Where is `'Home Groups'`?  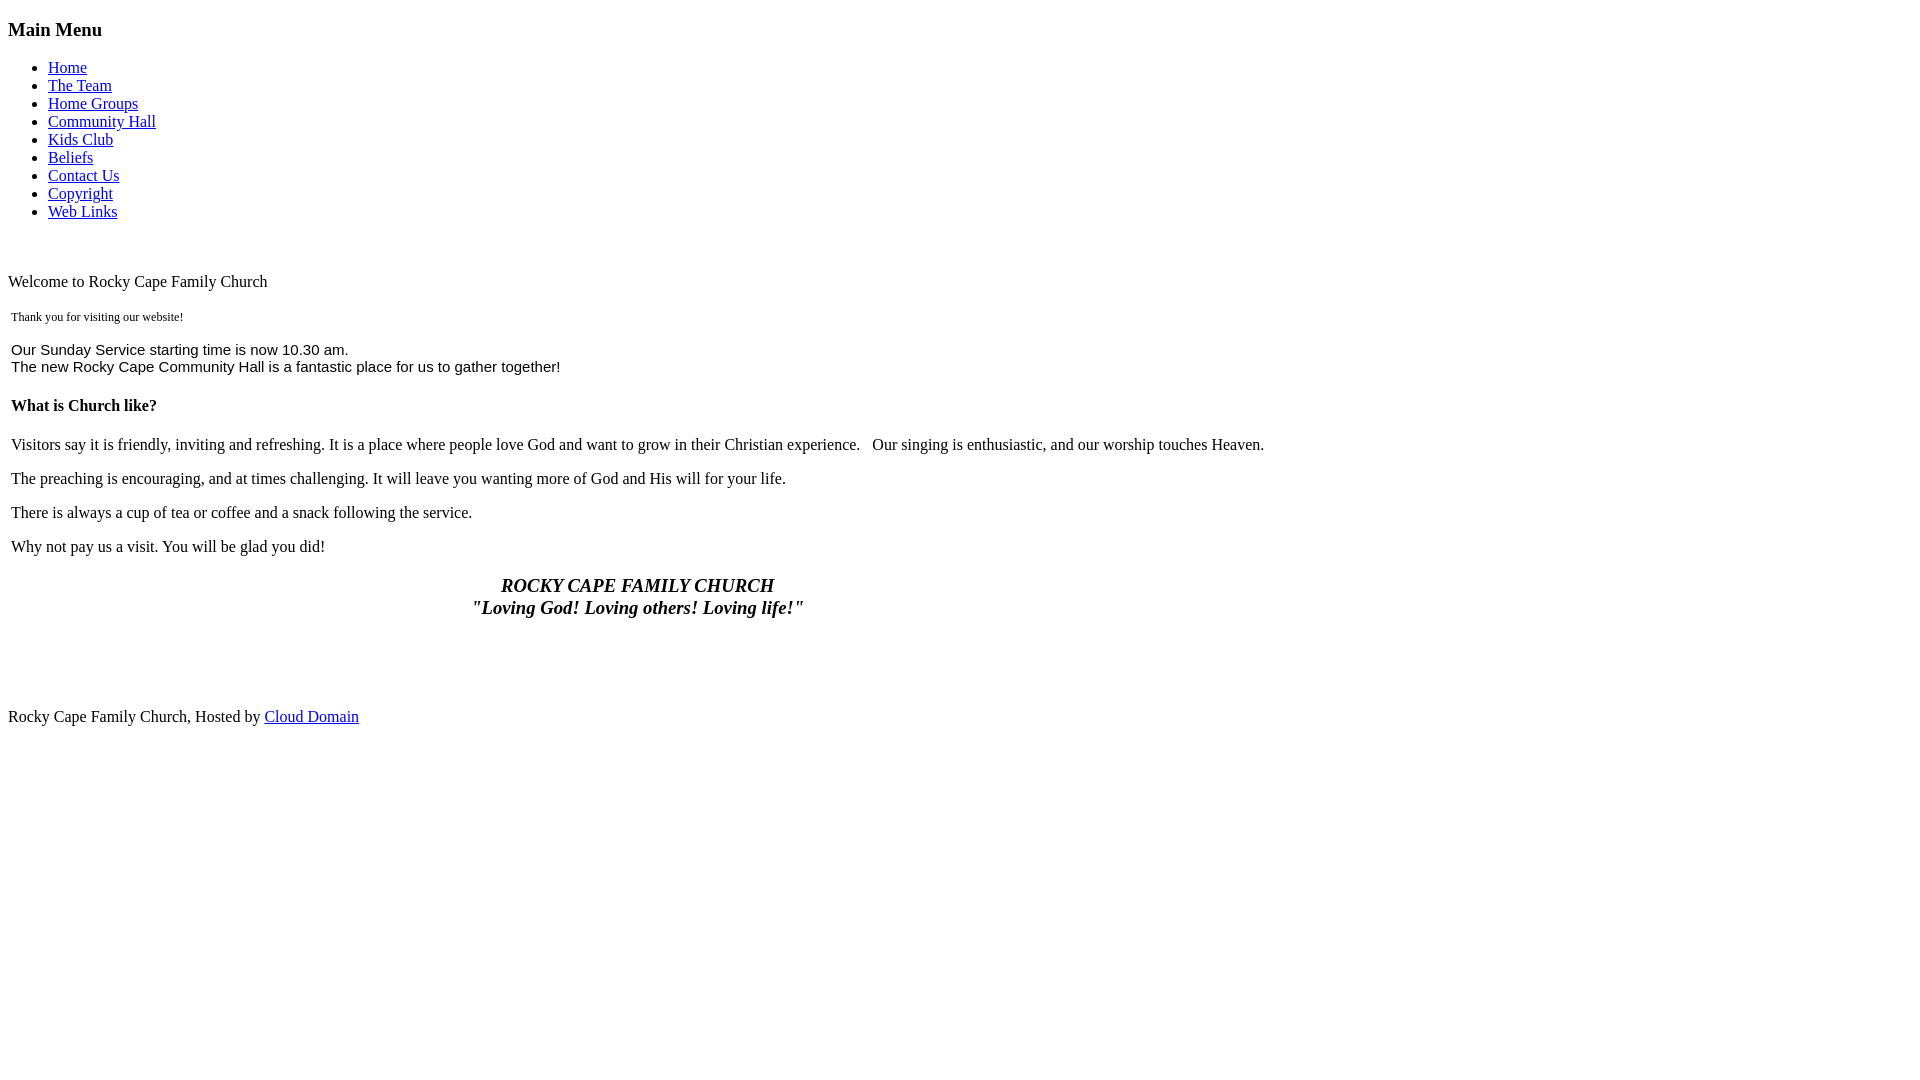
'Home Groups' is located at coordinates (91, 103).